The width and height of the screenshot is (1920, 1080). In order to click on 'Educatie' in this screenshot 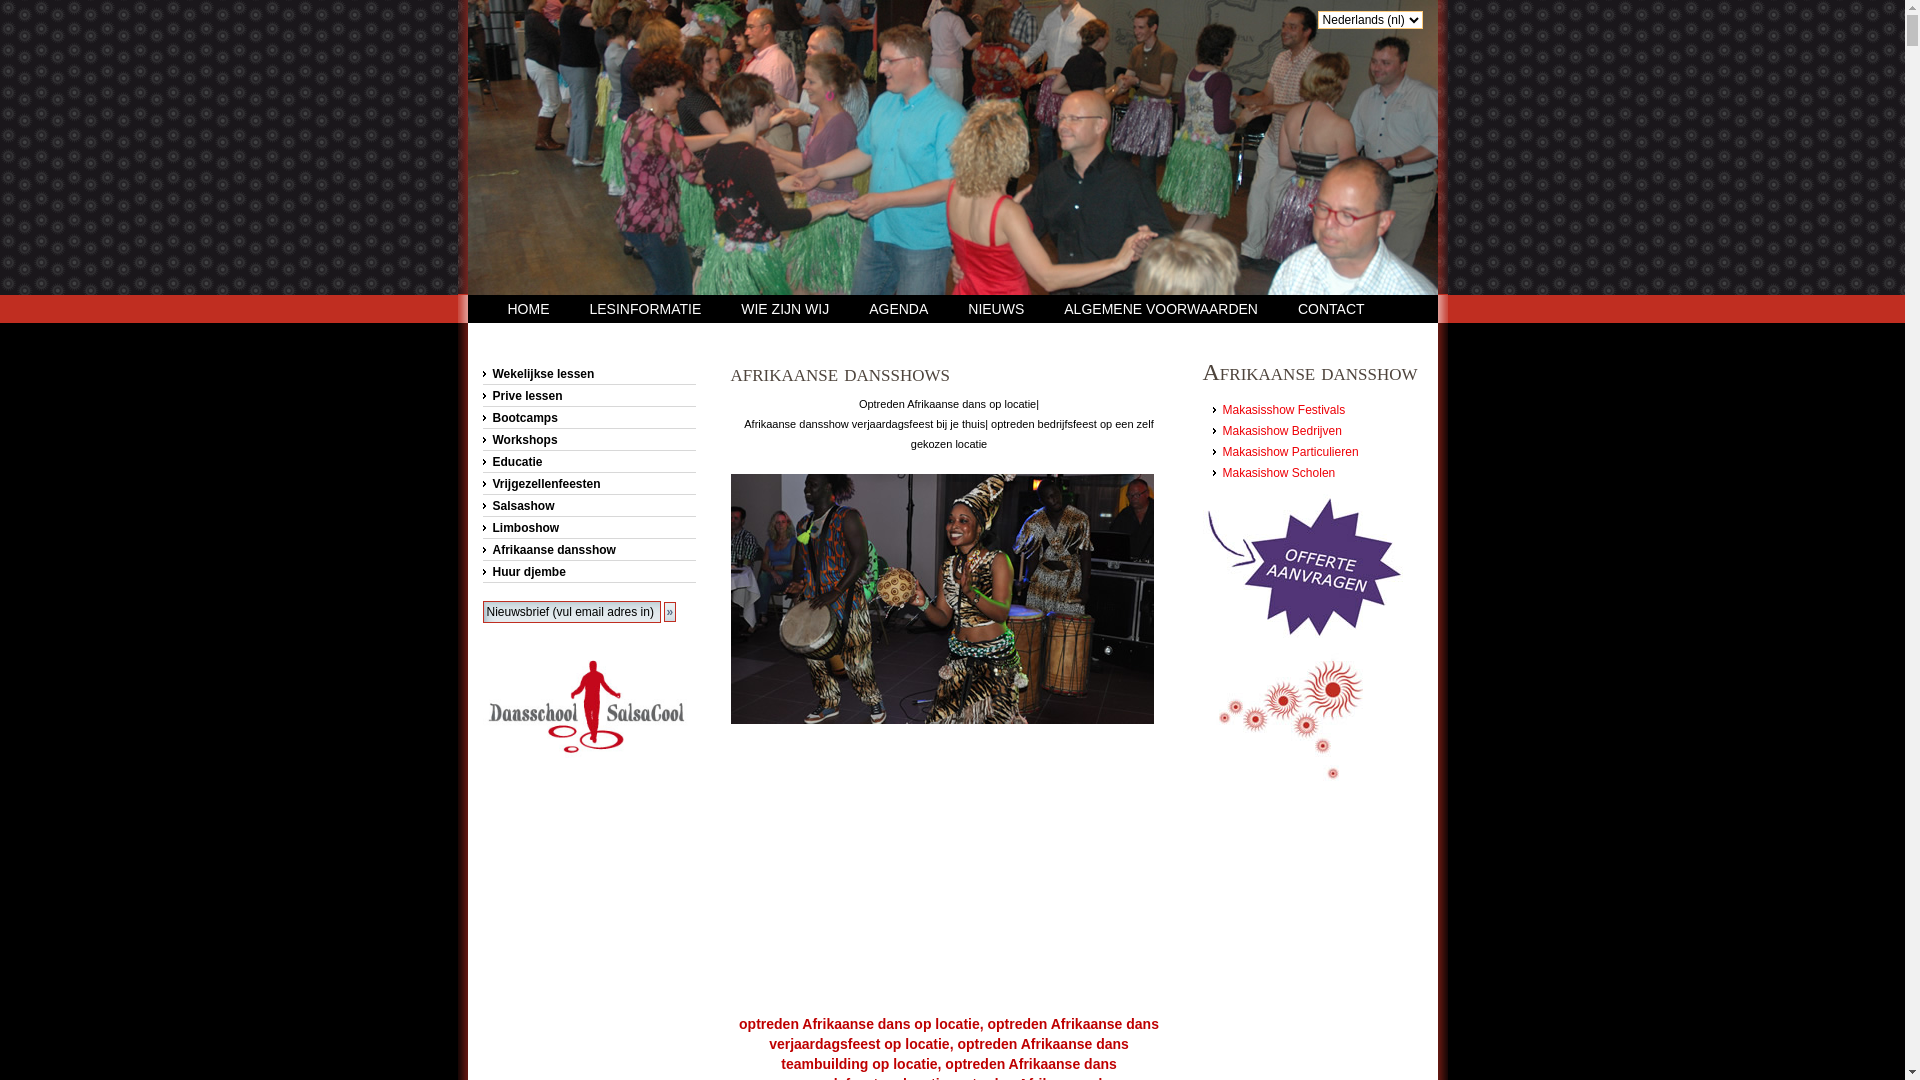, I will do `click(481, 462)`.